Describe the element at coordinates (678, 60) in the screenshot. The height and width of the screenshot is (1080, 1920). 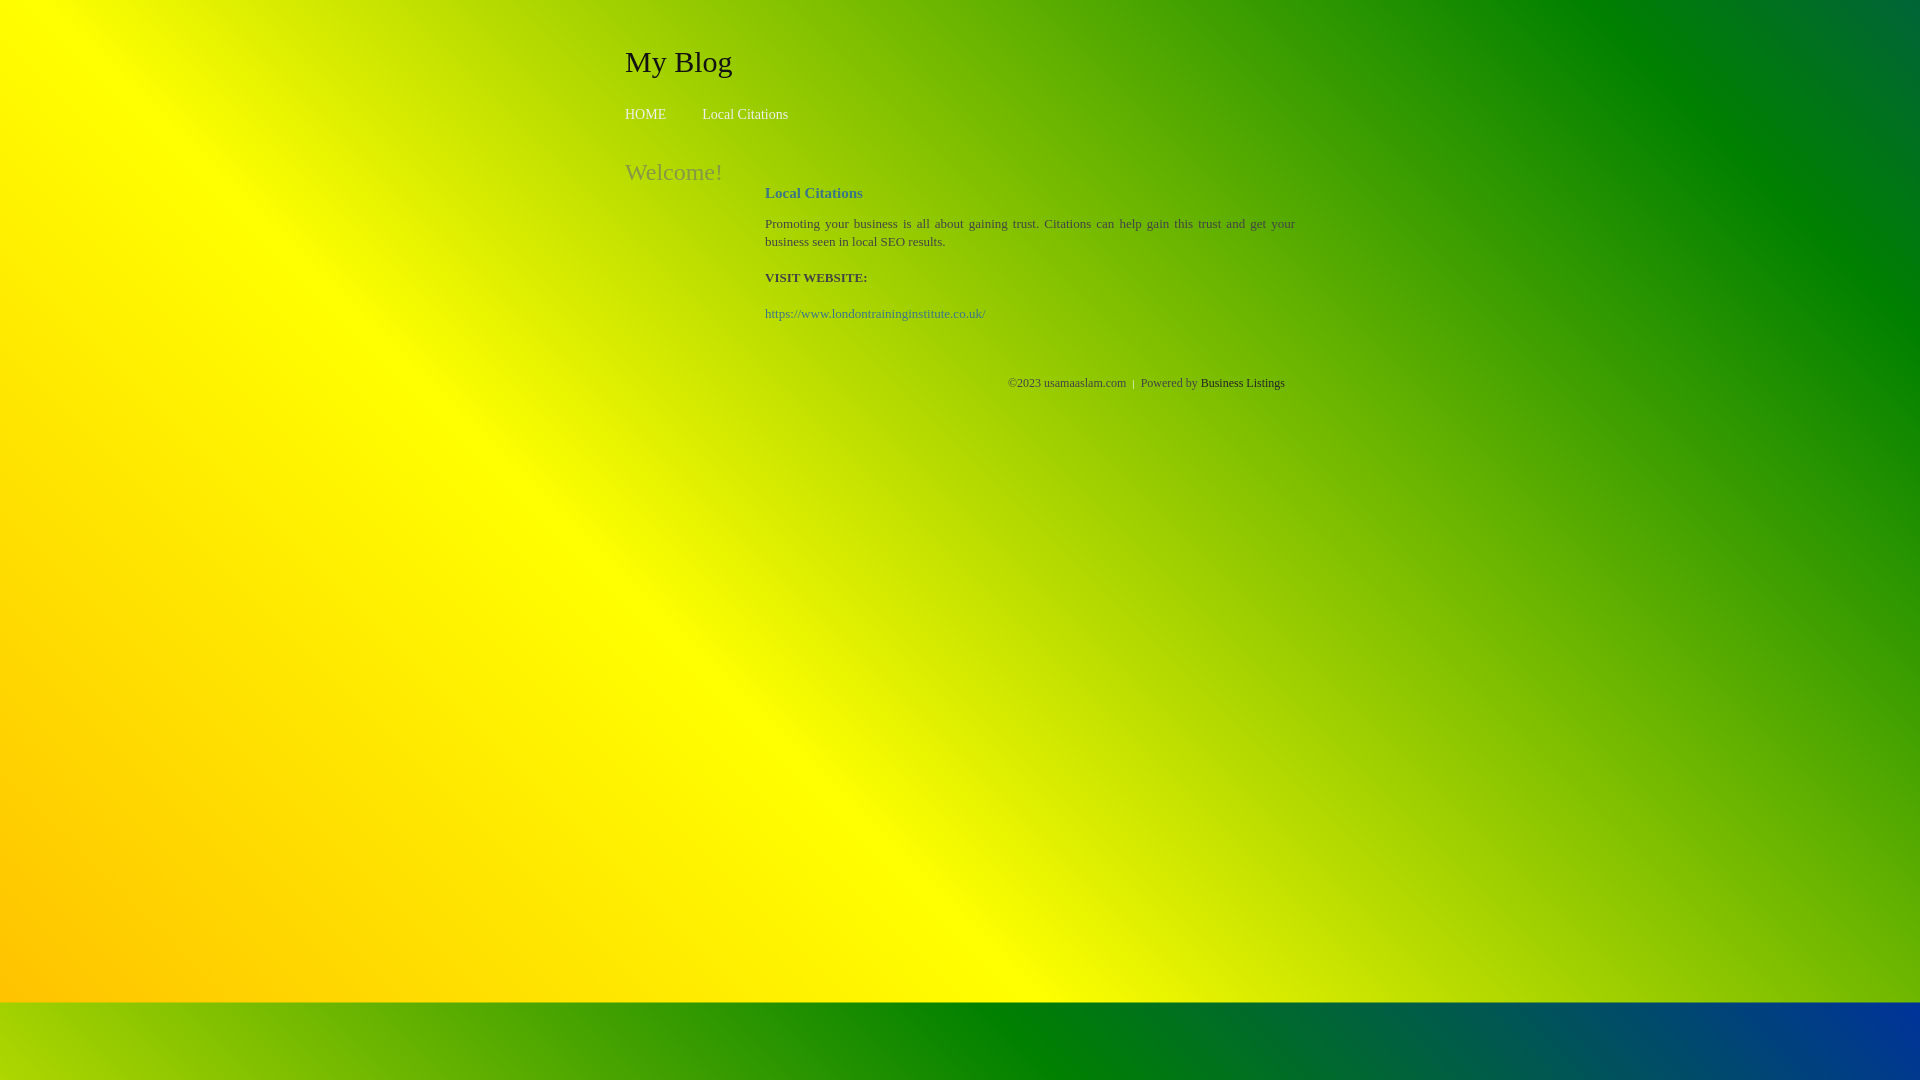
I see `'My Blog'` at that location.